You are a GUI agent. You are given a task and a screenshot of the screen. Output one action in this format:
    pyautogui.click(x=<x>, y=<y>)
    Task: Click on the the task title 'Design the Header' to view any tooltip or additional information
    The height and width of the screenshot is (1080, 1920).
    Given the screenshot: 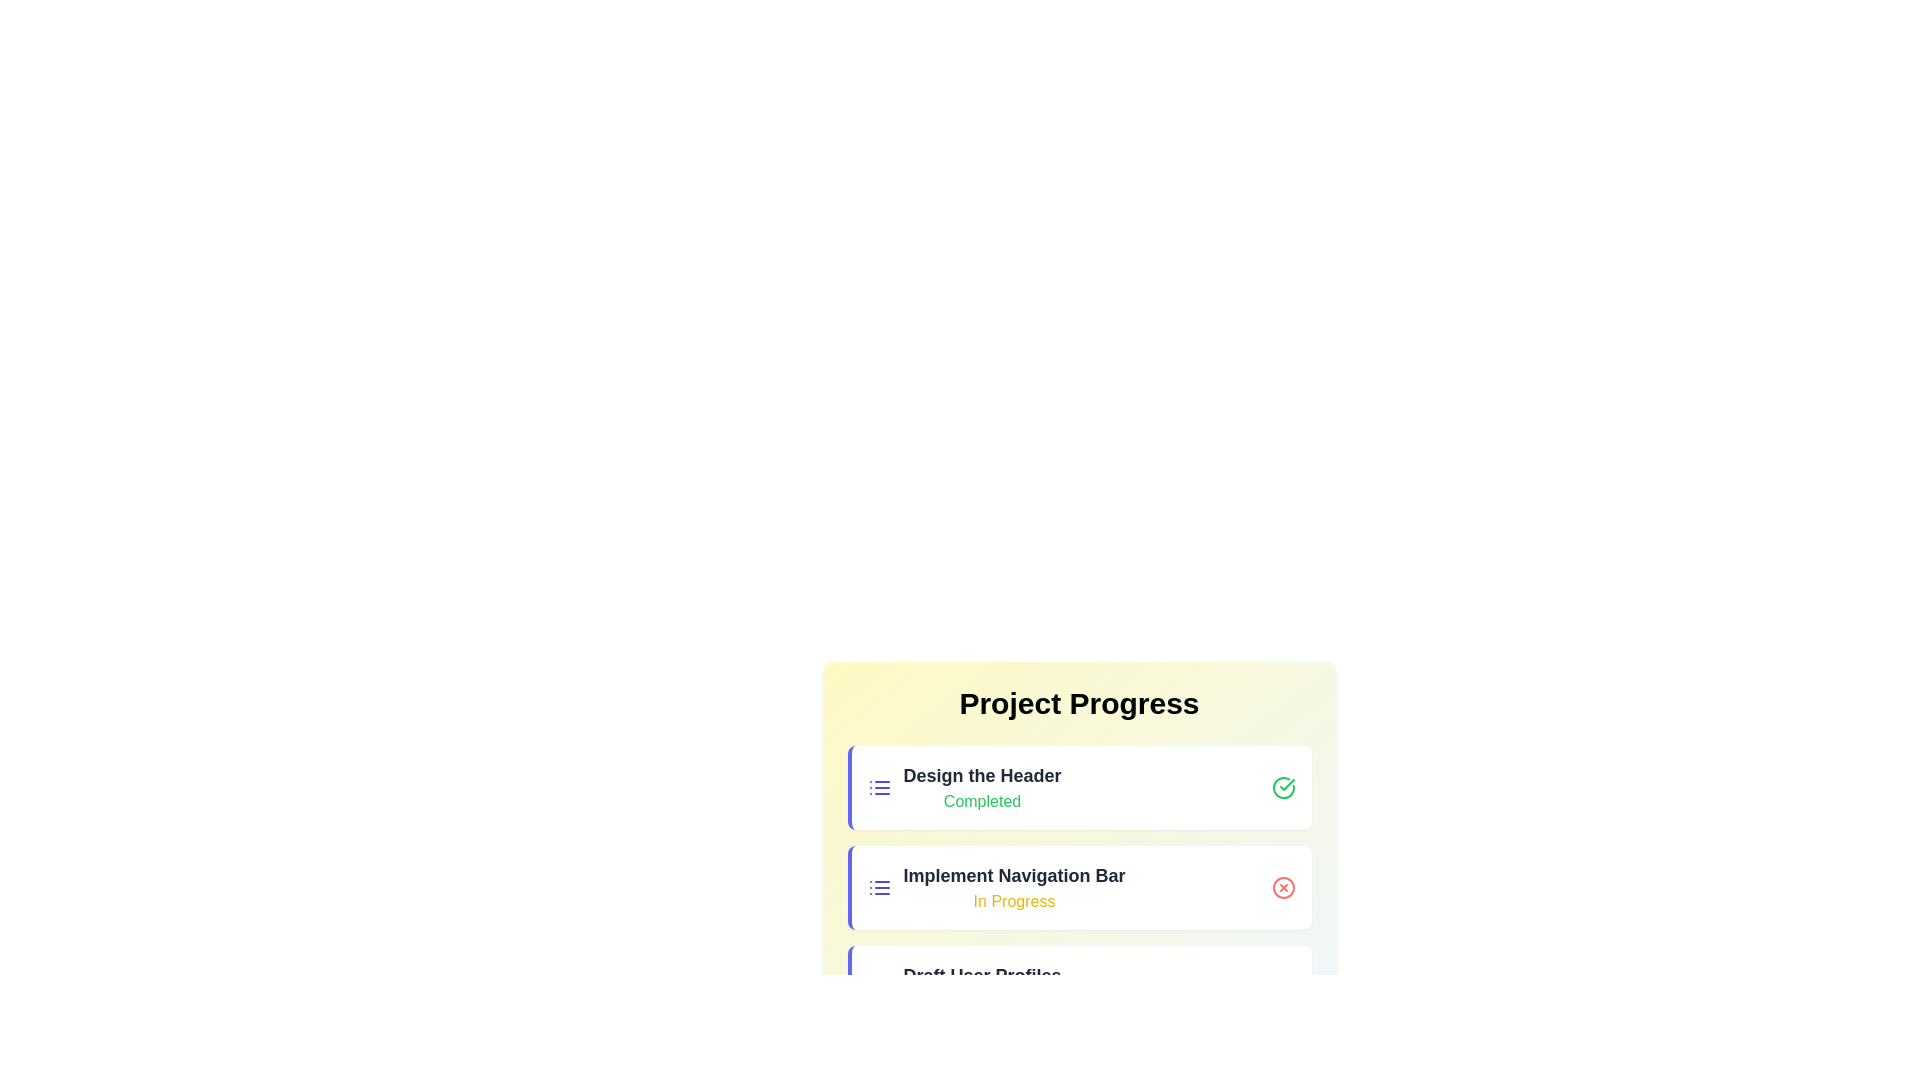 What is the action you would take?
    pyautogui.click(x=982, y=774)
    